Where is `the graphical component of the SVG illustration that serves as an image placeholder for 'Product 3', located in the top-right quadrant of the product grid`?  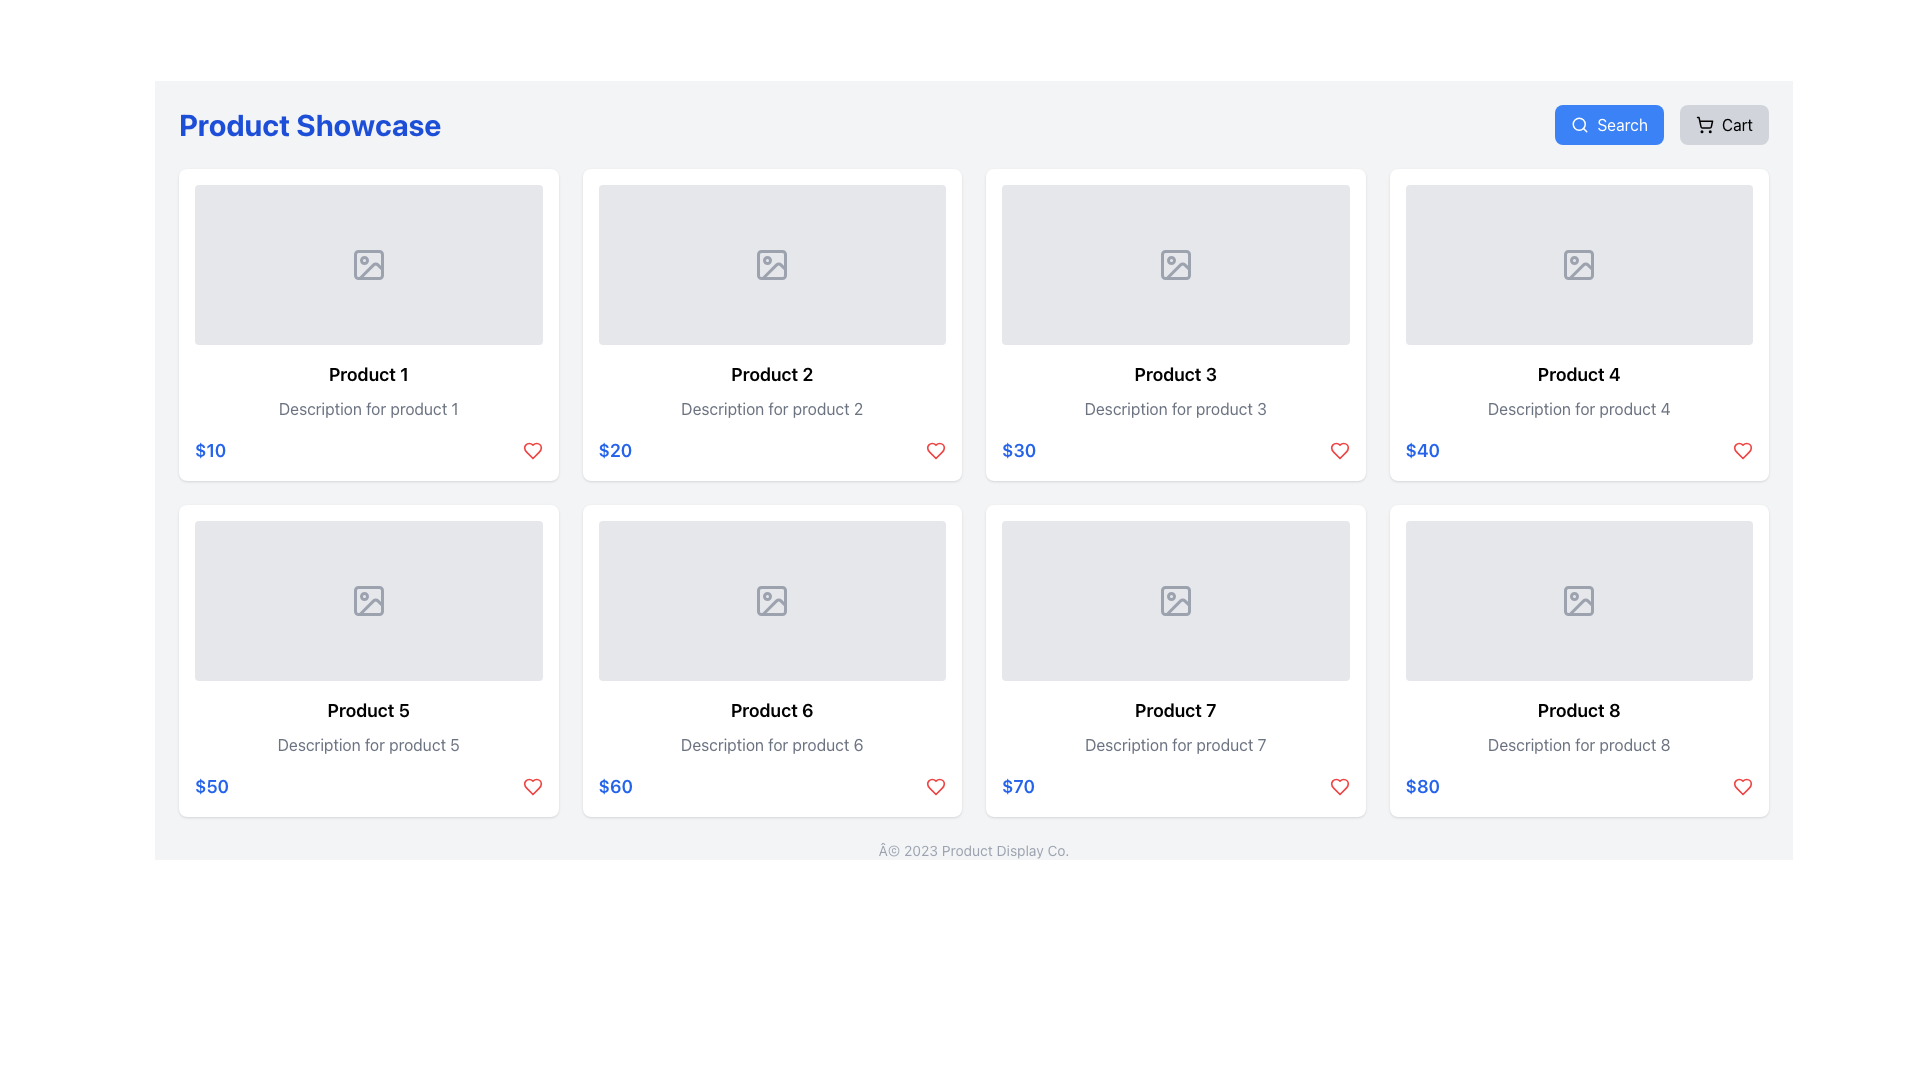
the graphical component of the SVG illustration that serves as an image placeholder for 'Product 3', located in the top-right quadrant of the product grid is located at coordinates (1177, 270).